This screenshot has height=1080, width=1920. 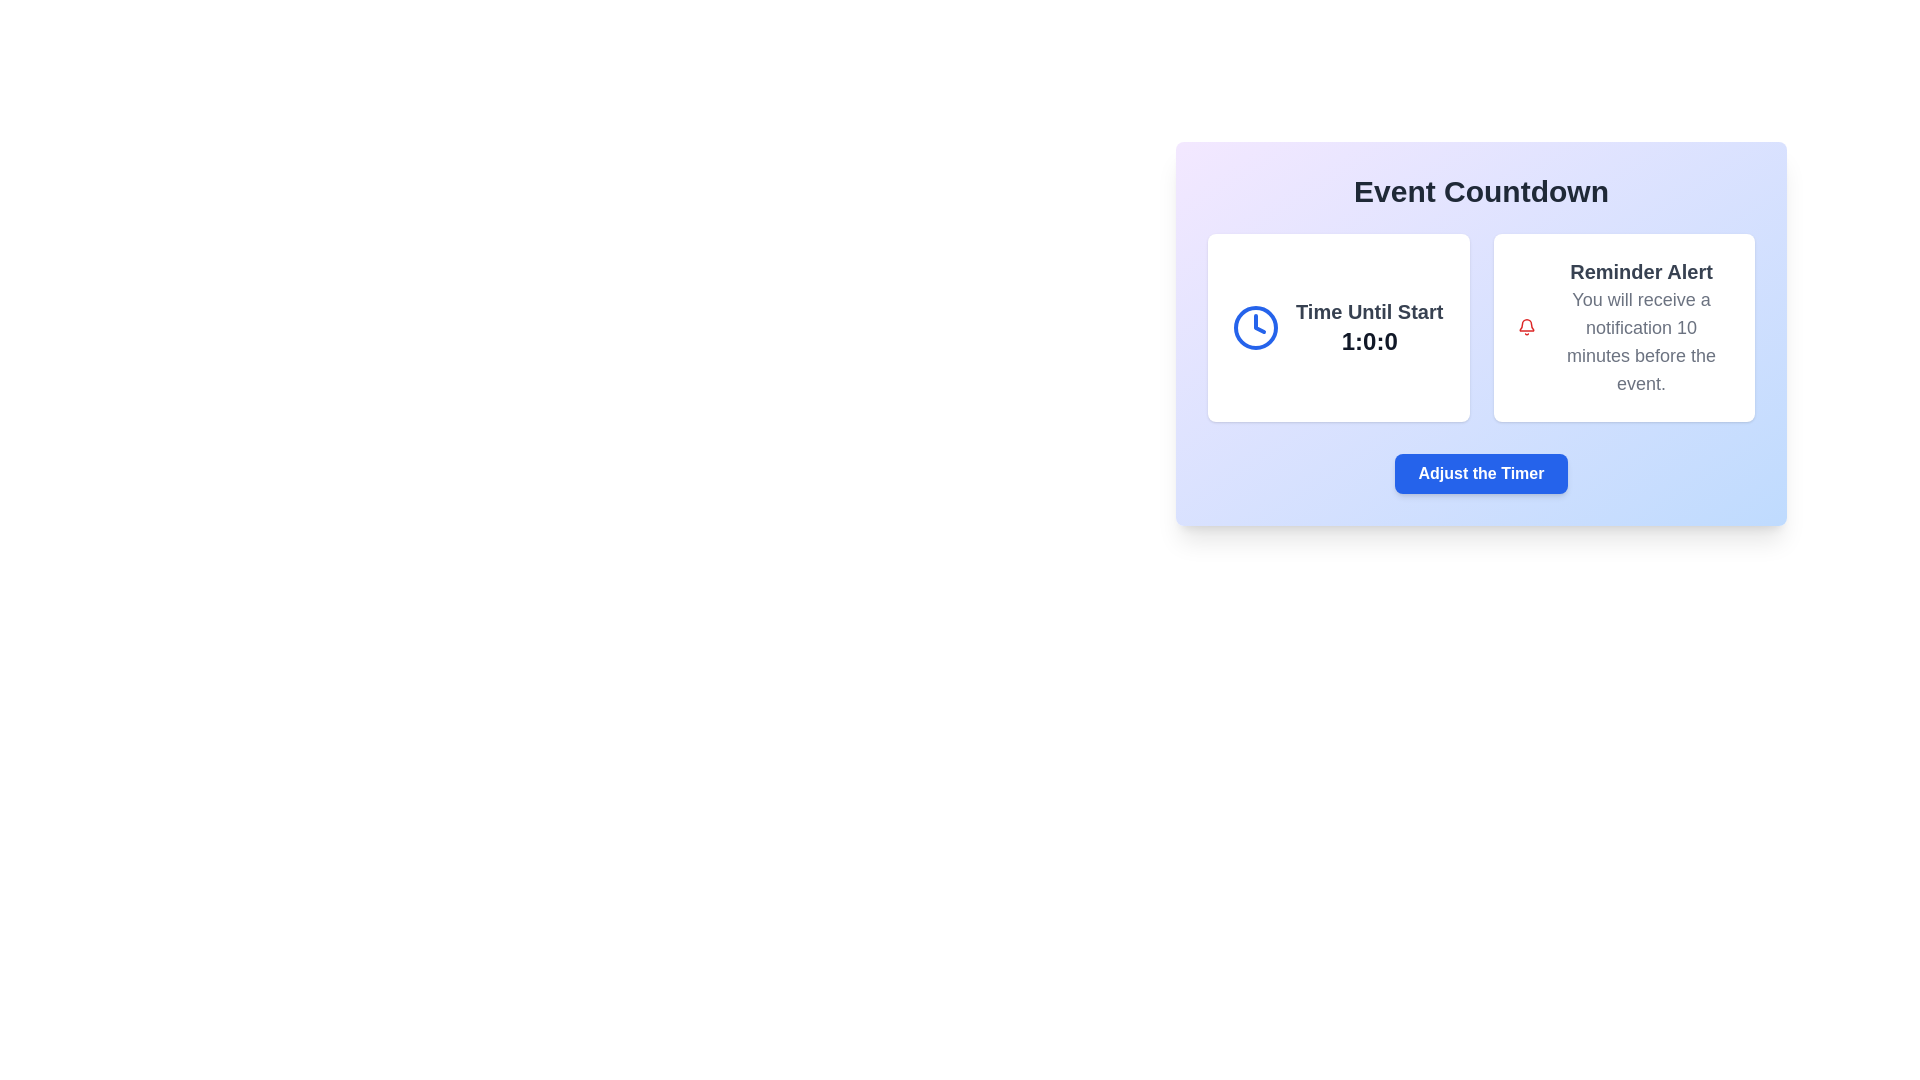 What do you see at coordinates (1255, 326) in the screenshot?
I see `the clock icon representing time` at bounding box center [1255, 326].